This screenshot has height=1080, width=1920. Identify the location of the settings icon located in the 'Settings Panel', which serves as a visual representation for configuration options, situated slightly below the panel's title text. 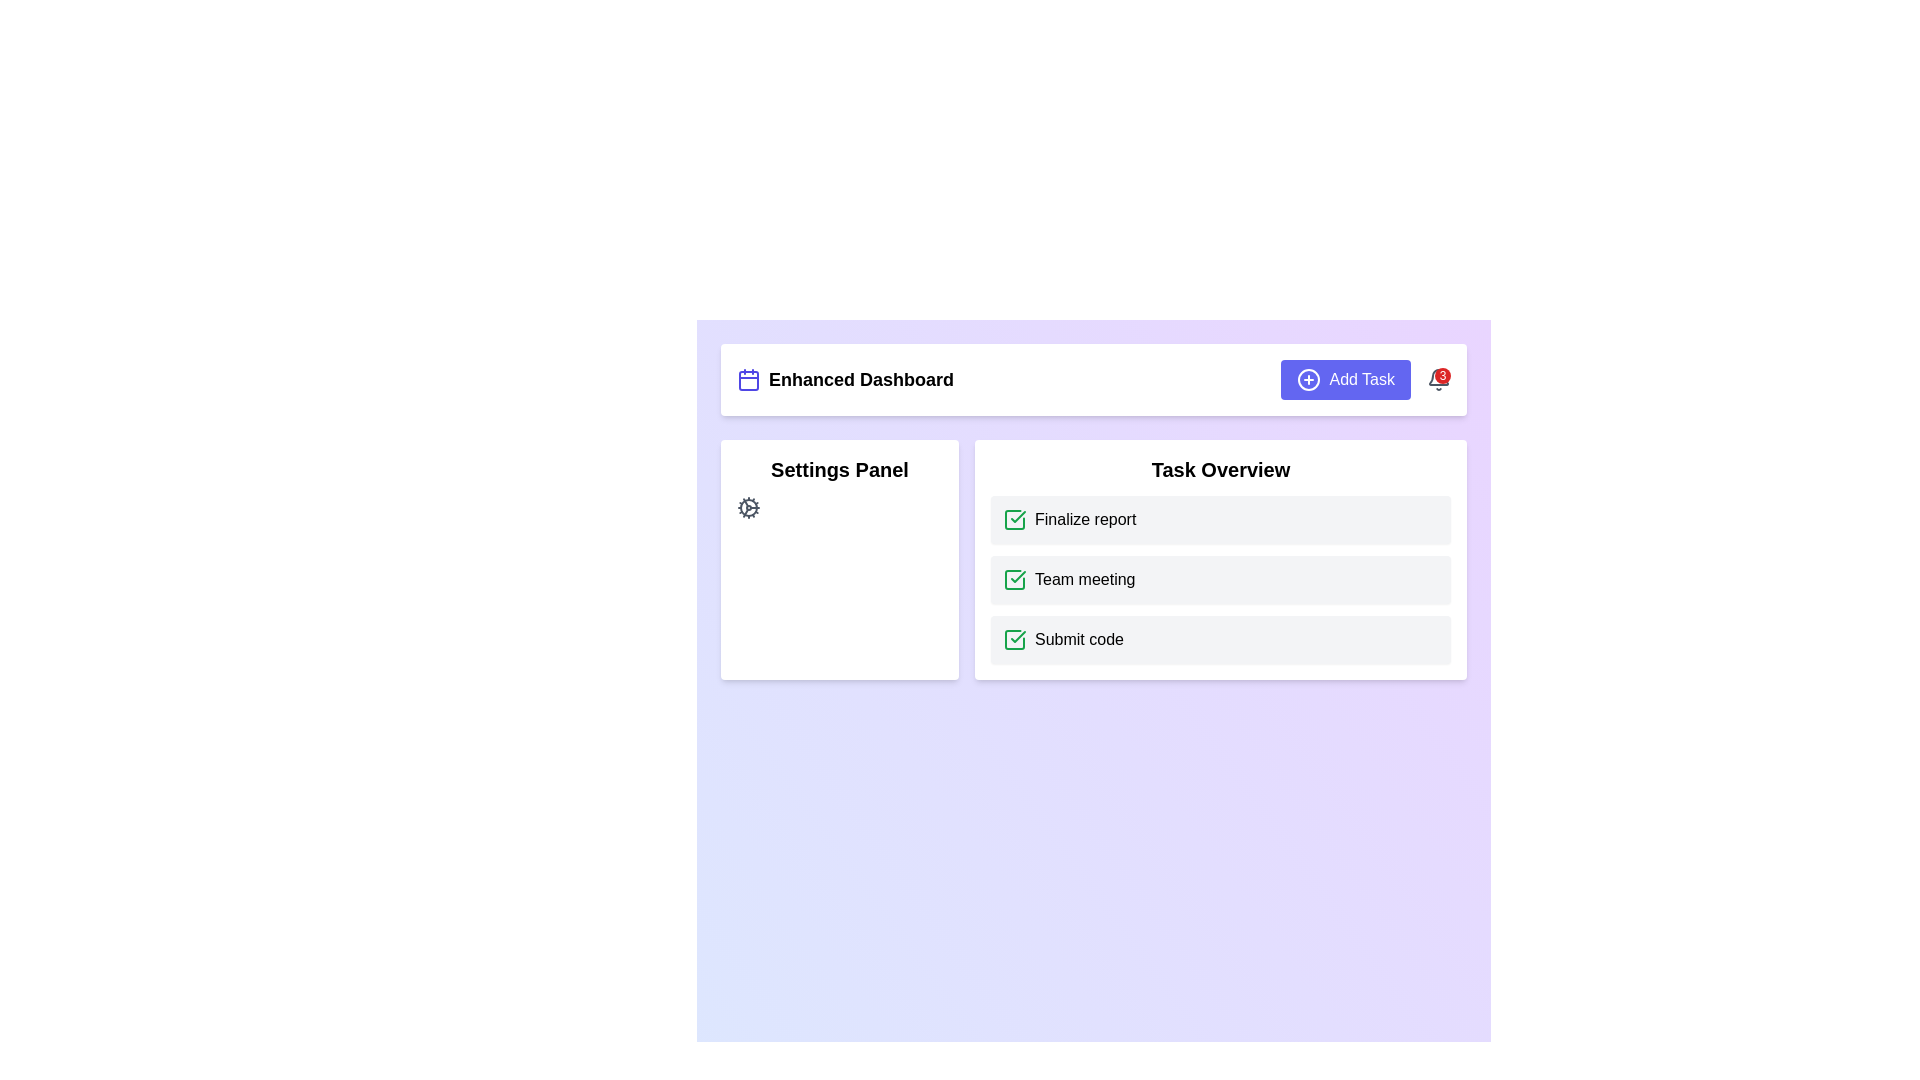
(747, 507).